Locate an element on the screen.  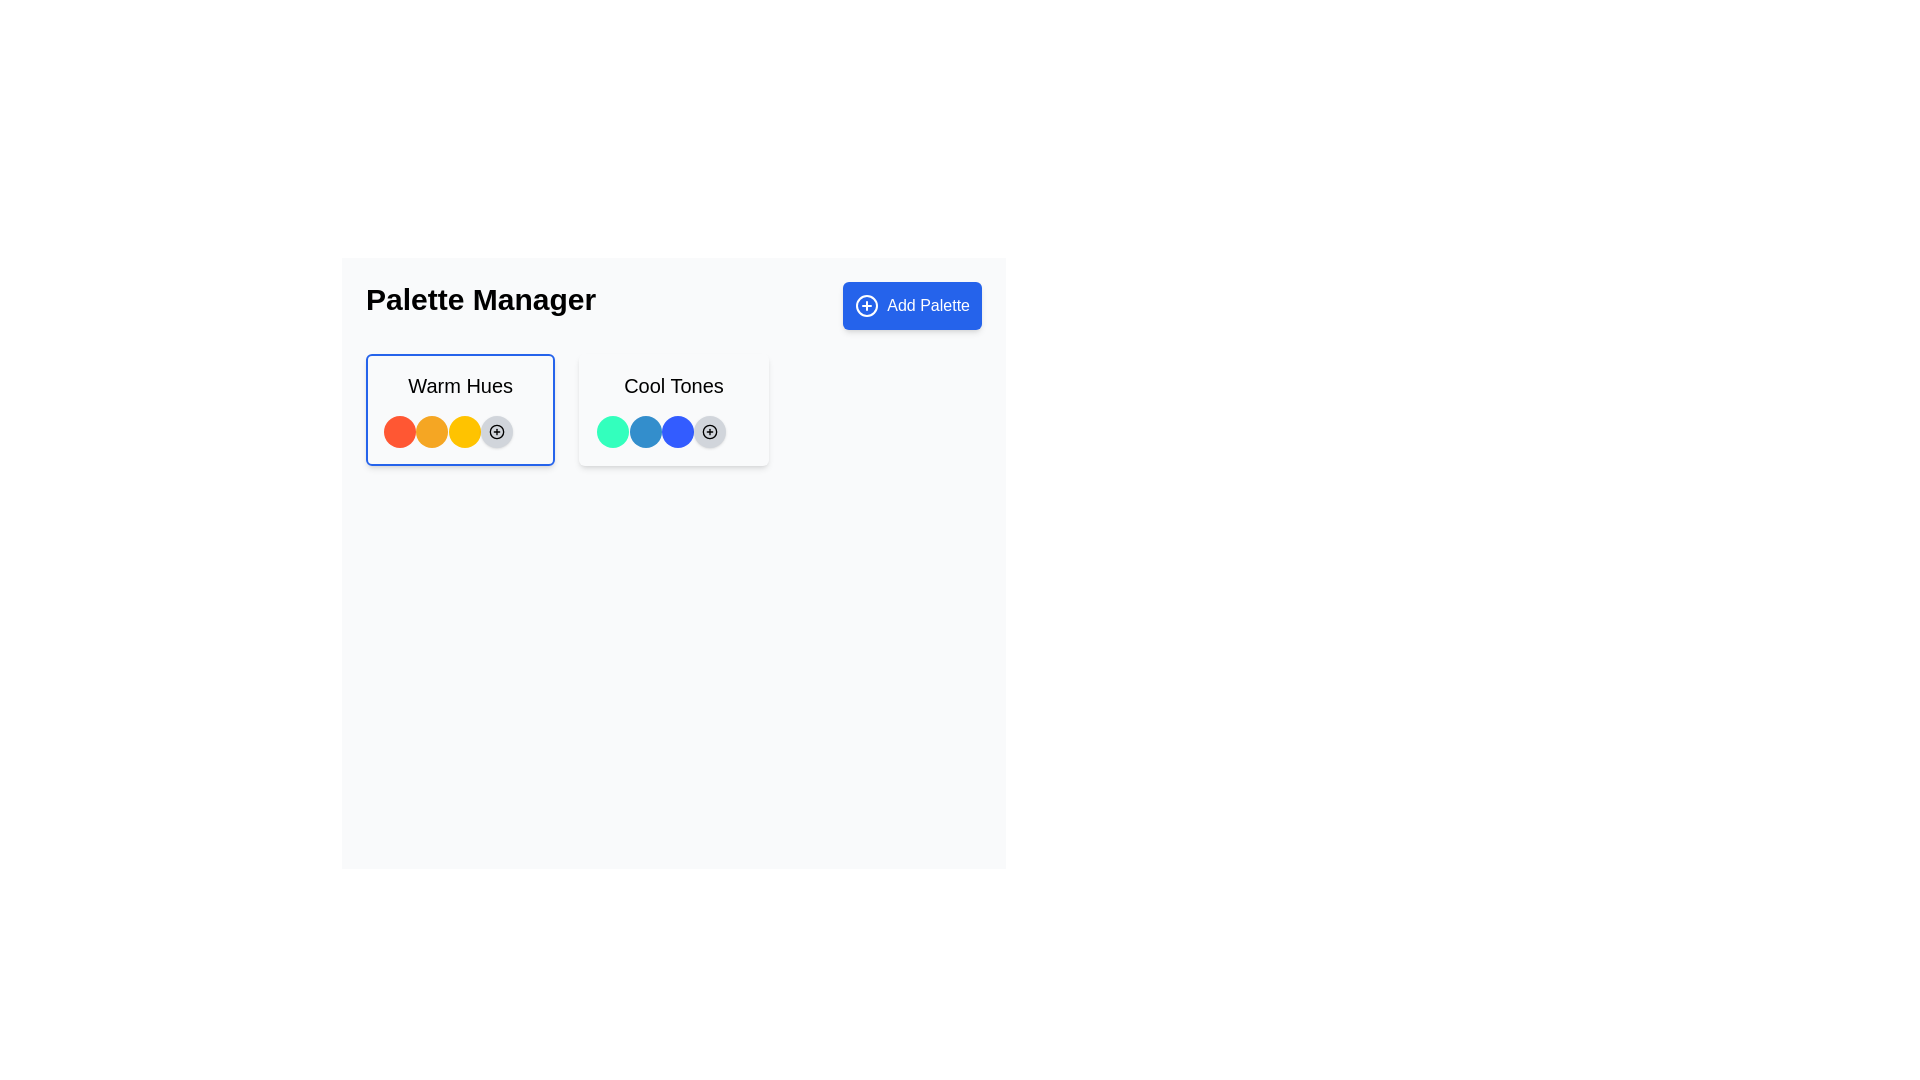
the third circular Color Swatch with a blue background in the 'Cool Tones' palette is located at coordinates (677, 431).